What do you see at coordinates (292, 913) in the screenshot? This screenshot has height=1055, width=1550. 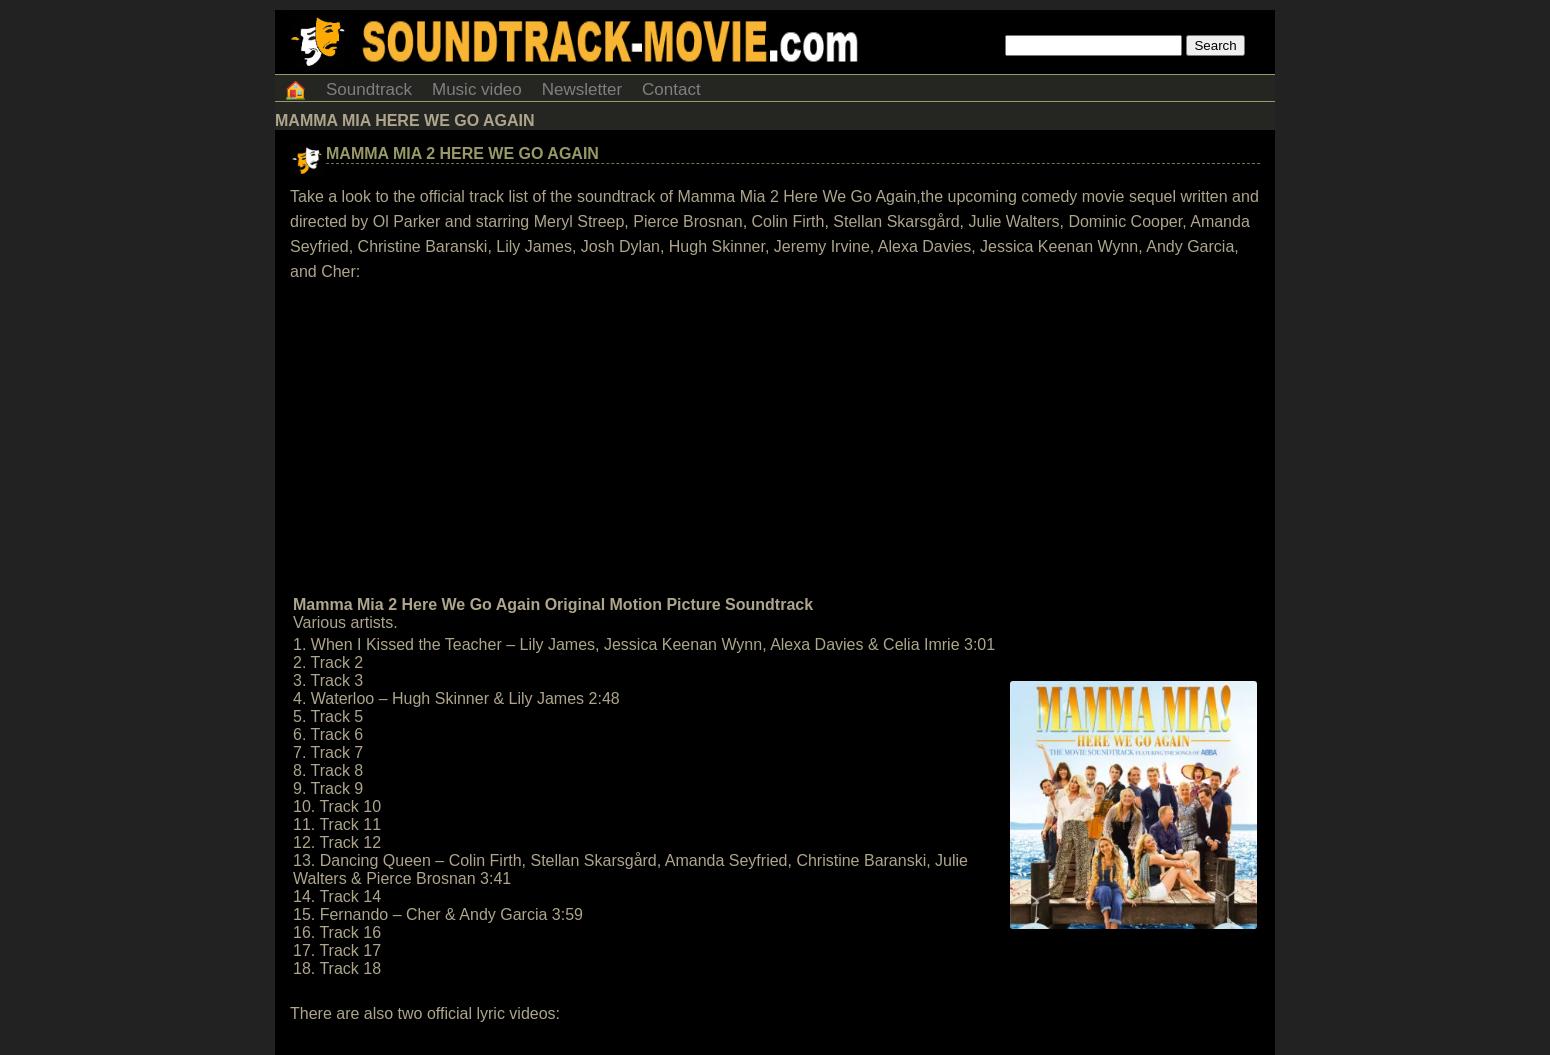 I see `'15. Fernando – Cher & Andy Garcia	3:59'` at bounding box center [292, 913].